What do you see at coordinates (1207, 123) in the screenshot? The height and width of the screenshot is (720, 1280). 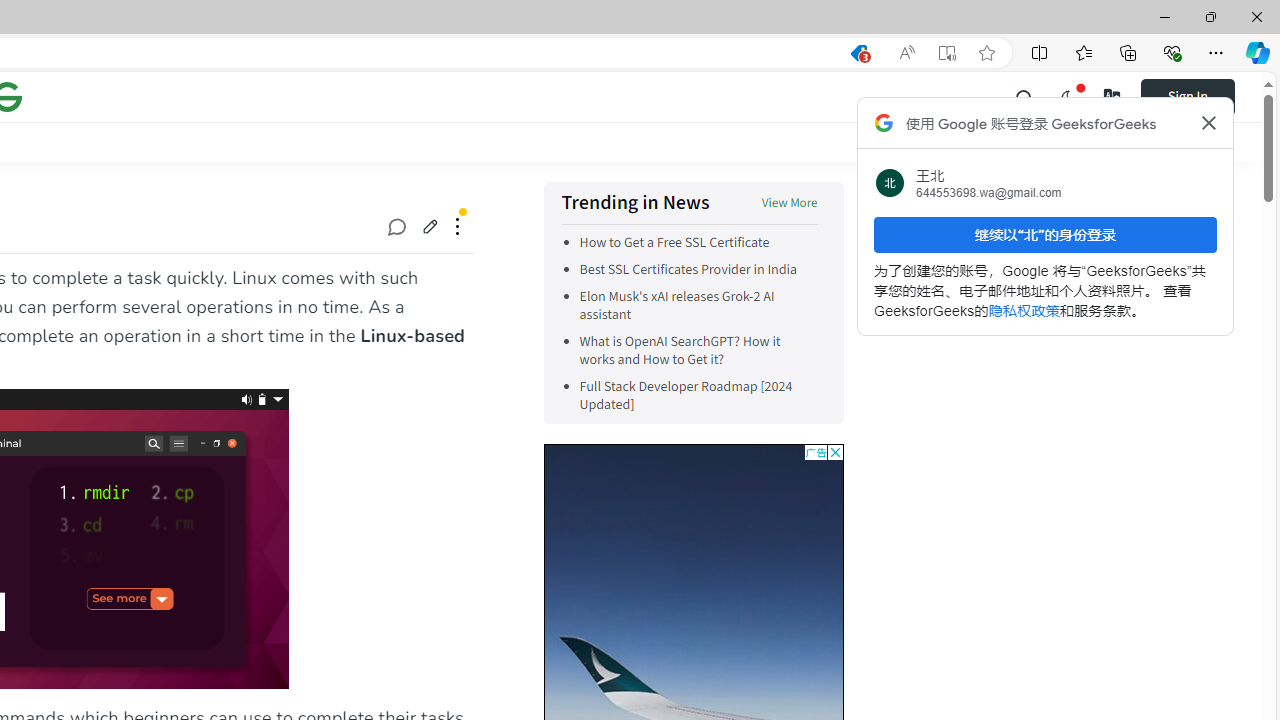 I see `'Class: Bz112c Bz112c-r9oPif'` at bounding box center [1207, 123].